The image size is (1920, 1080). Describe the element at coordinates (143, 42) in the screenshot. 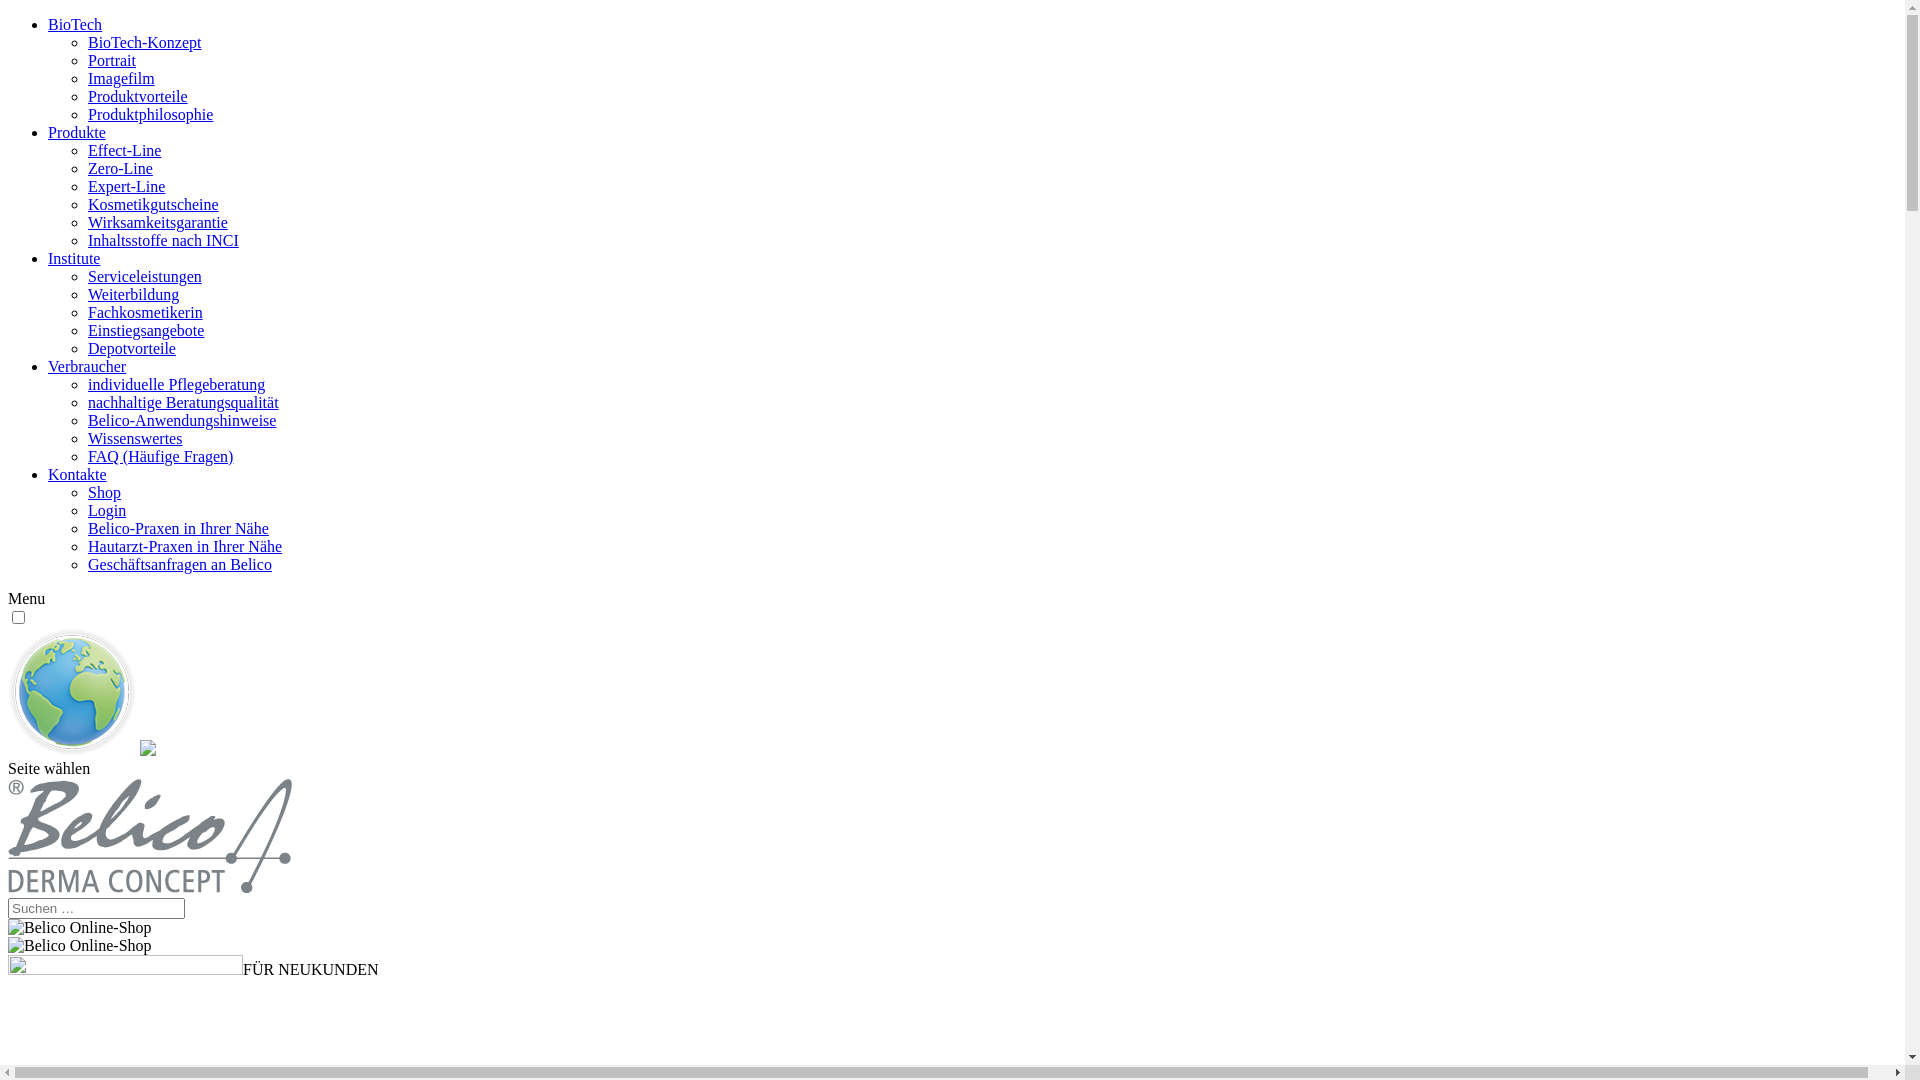

I see `'BioTech-Konzept'` at that location.